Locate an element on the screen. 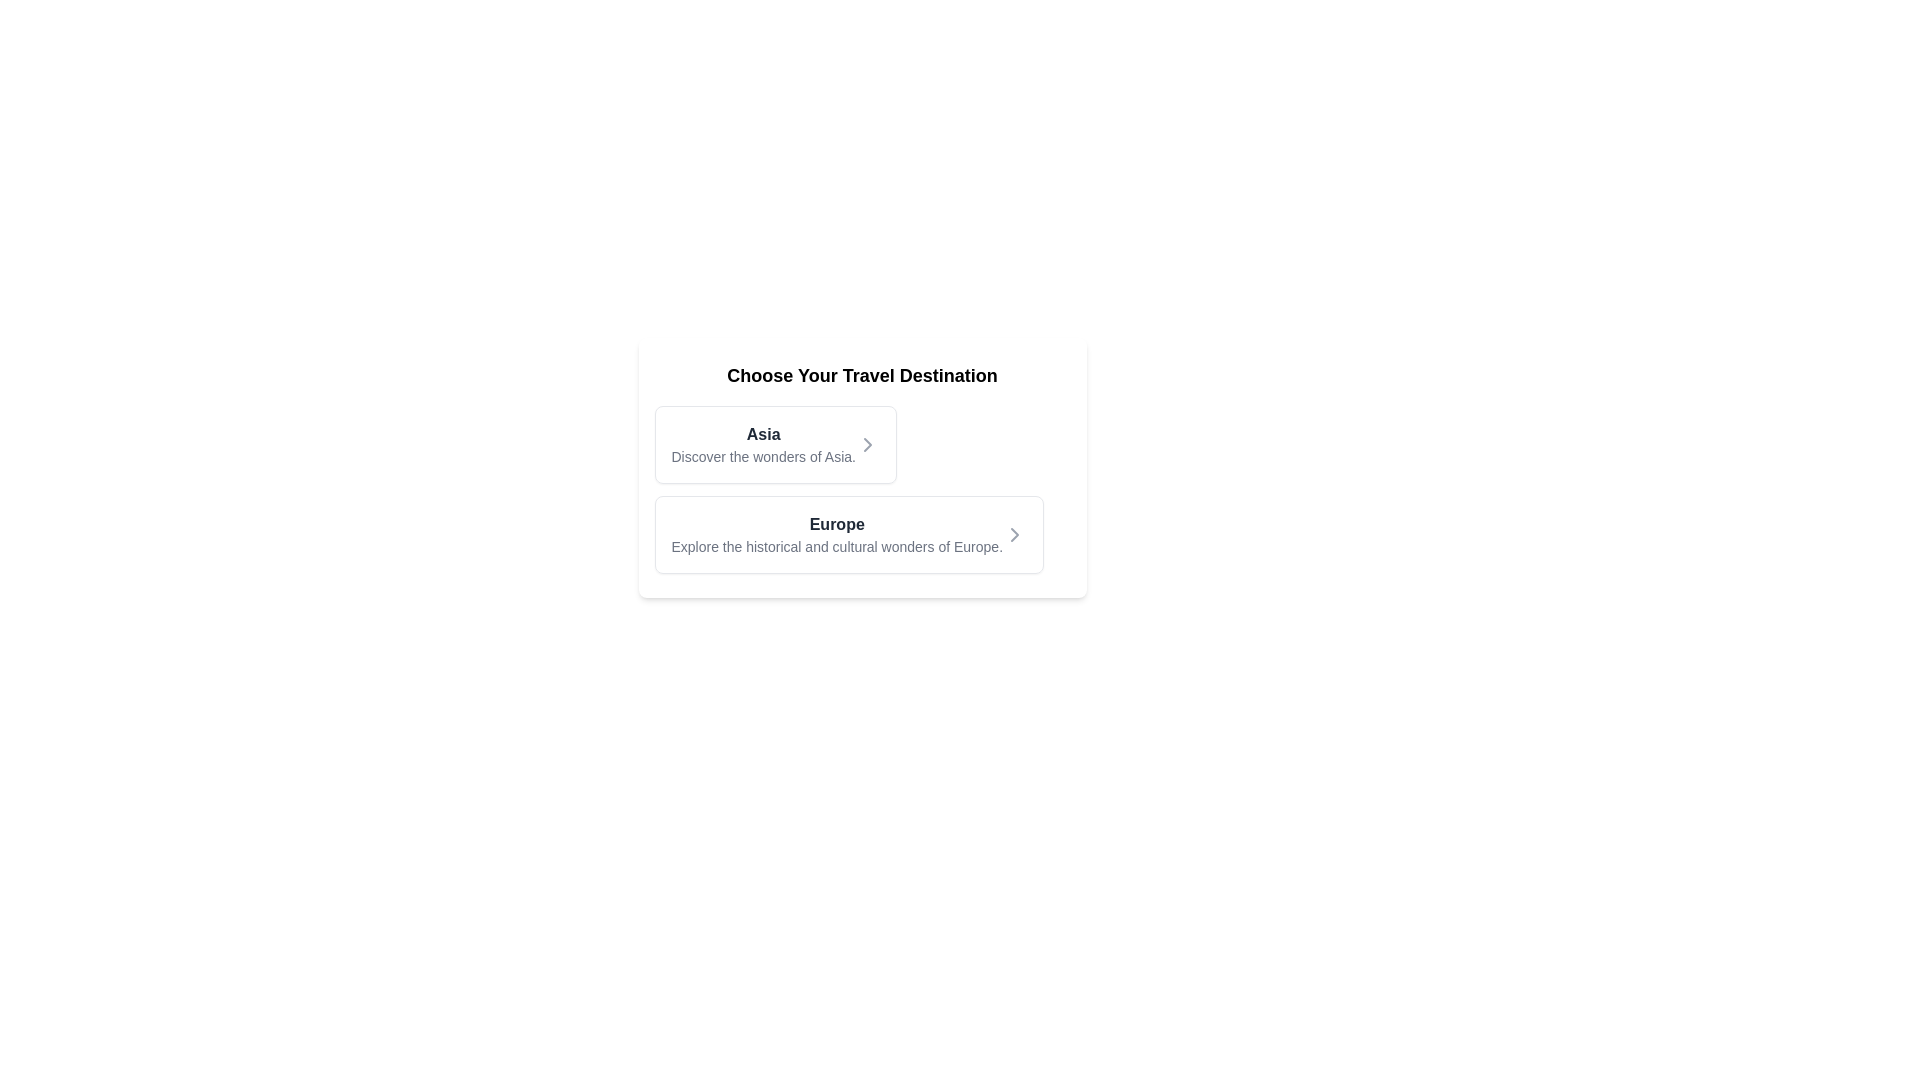 Image resolution: width=1920 pixels, height=1080 pixels. the right-pointing chevron icon located on the right side of the 'Europe' option to proceed is located at coordinates (1015, 534).